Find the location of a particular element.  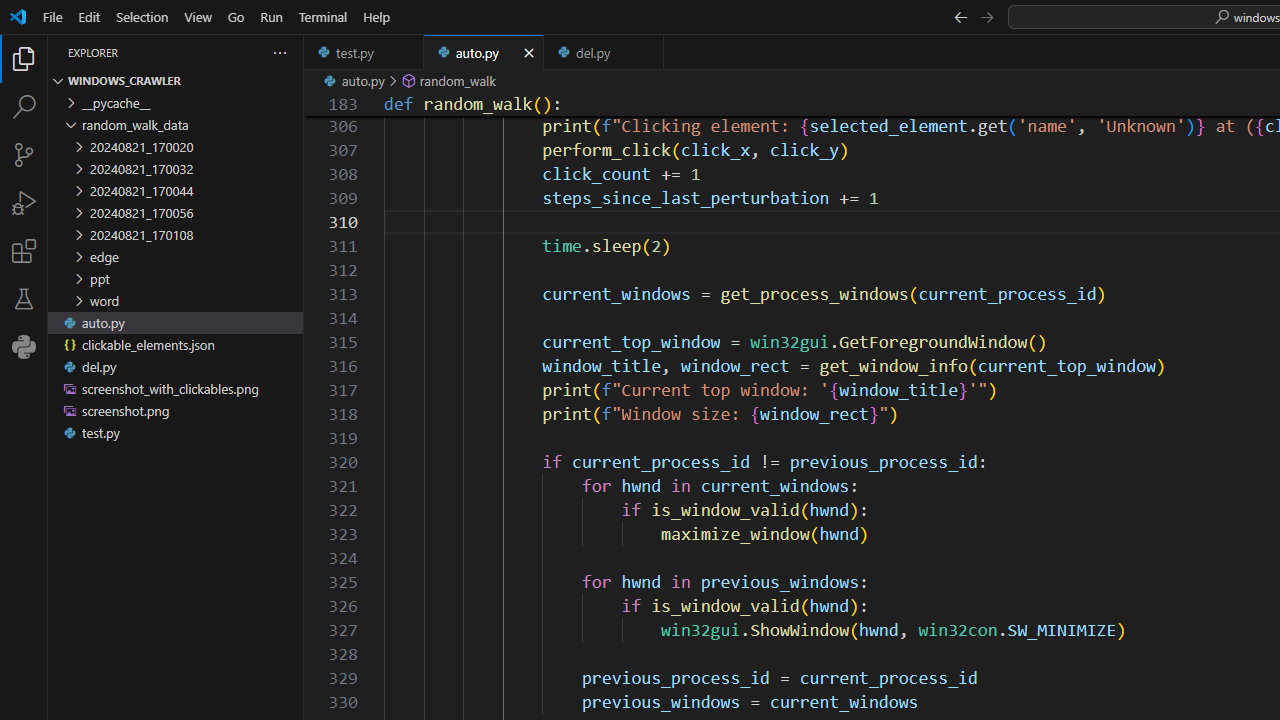

'Selection' is located at coordinates (141, 16).